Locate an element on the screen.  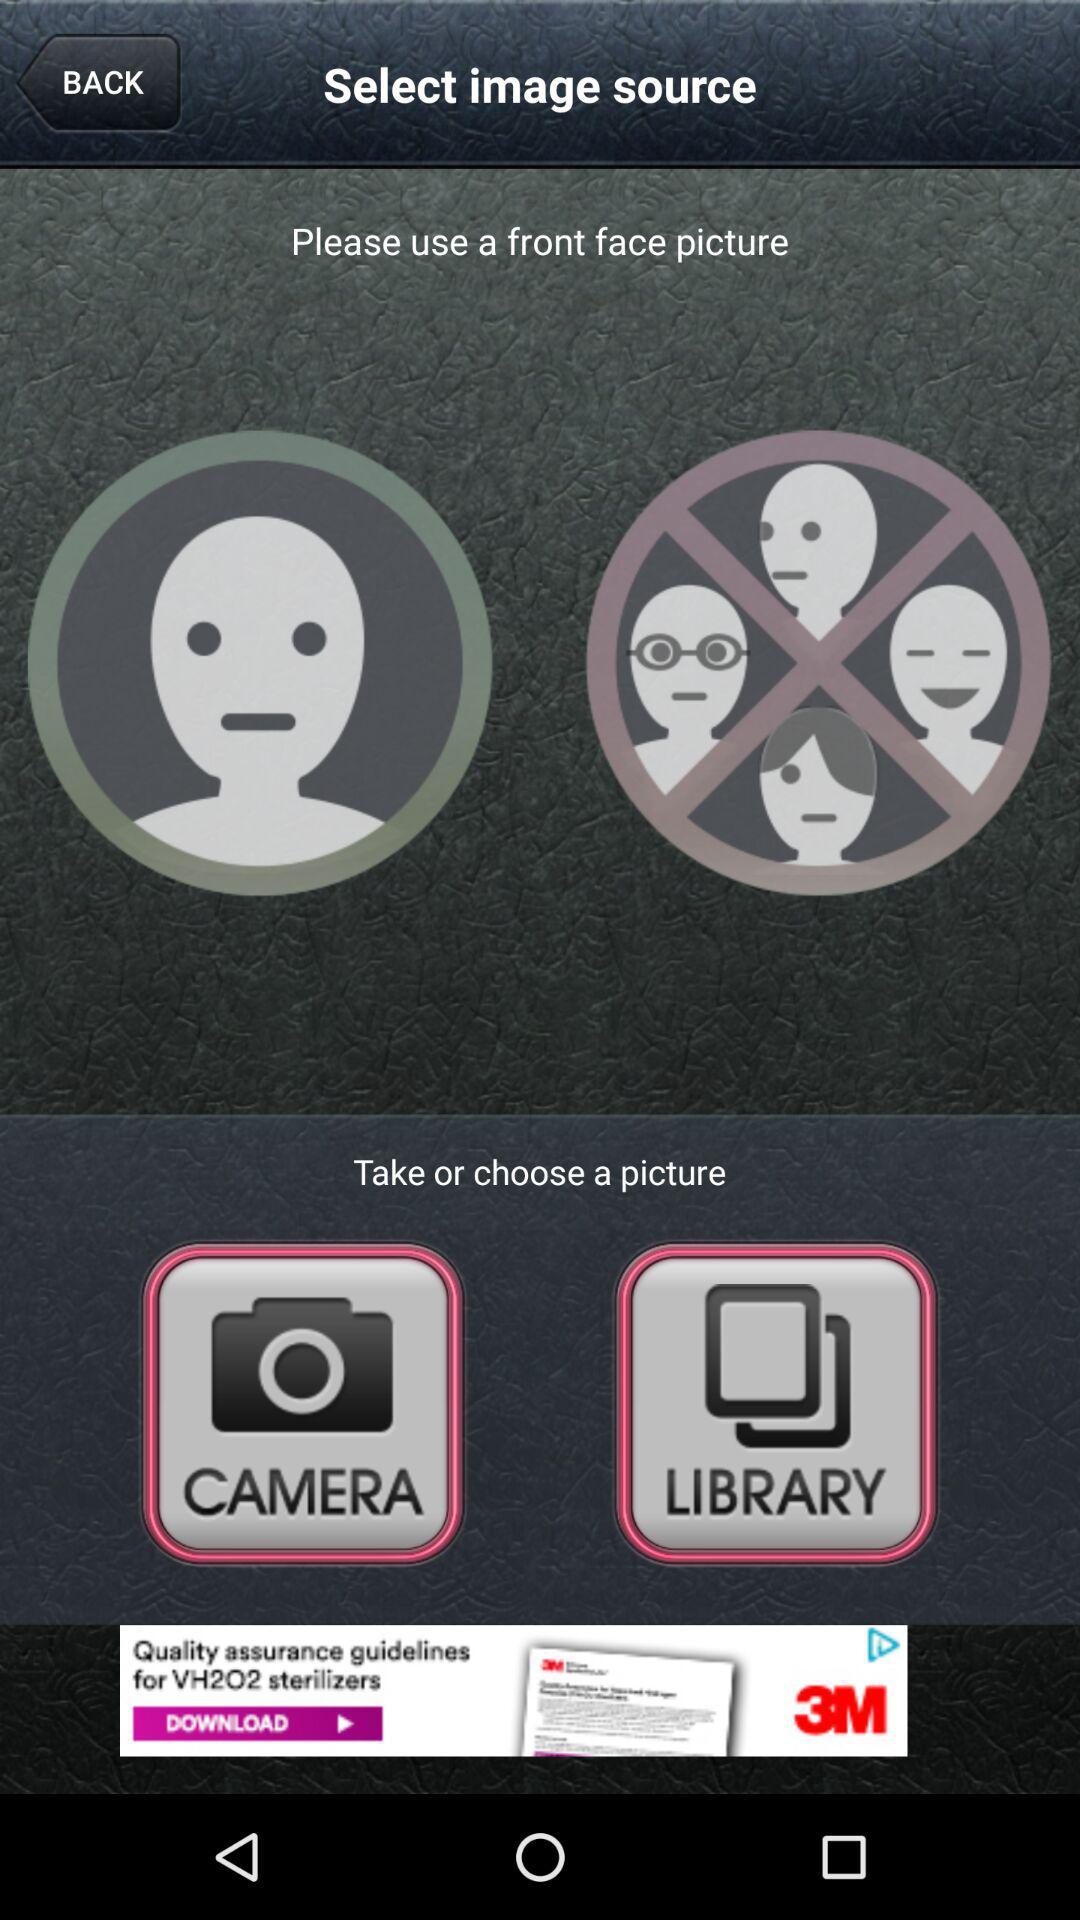
the camera is located at coordinates (303, 1401).